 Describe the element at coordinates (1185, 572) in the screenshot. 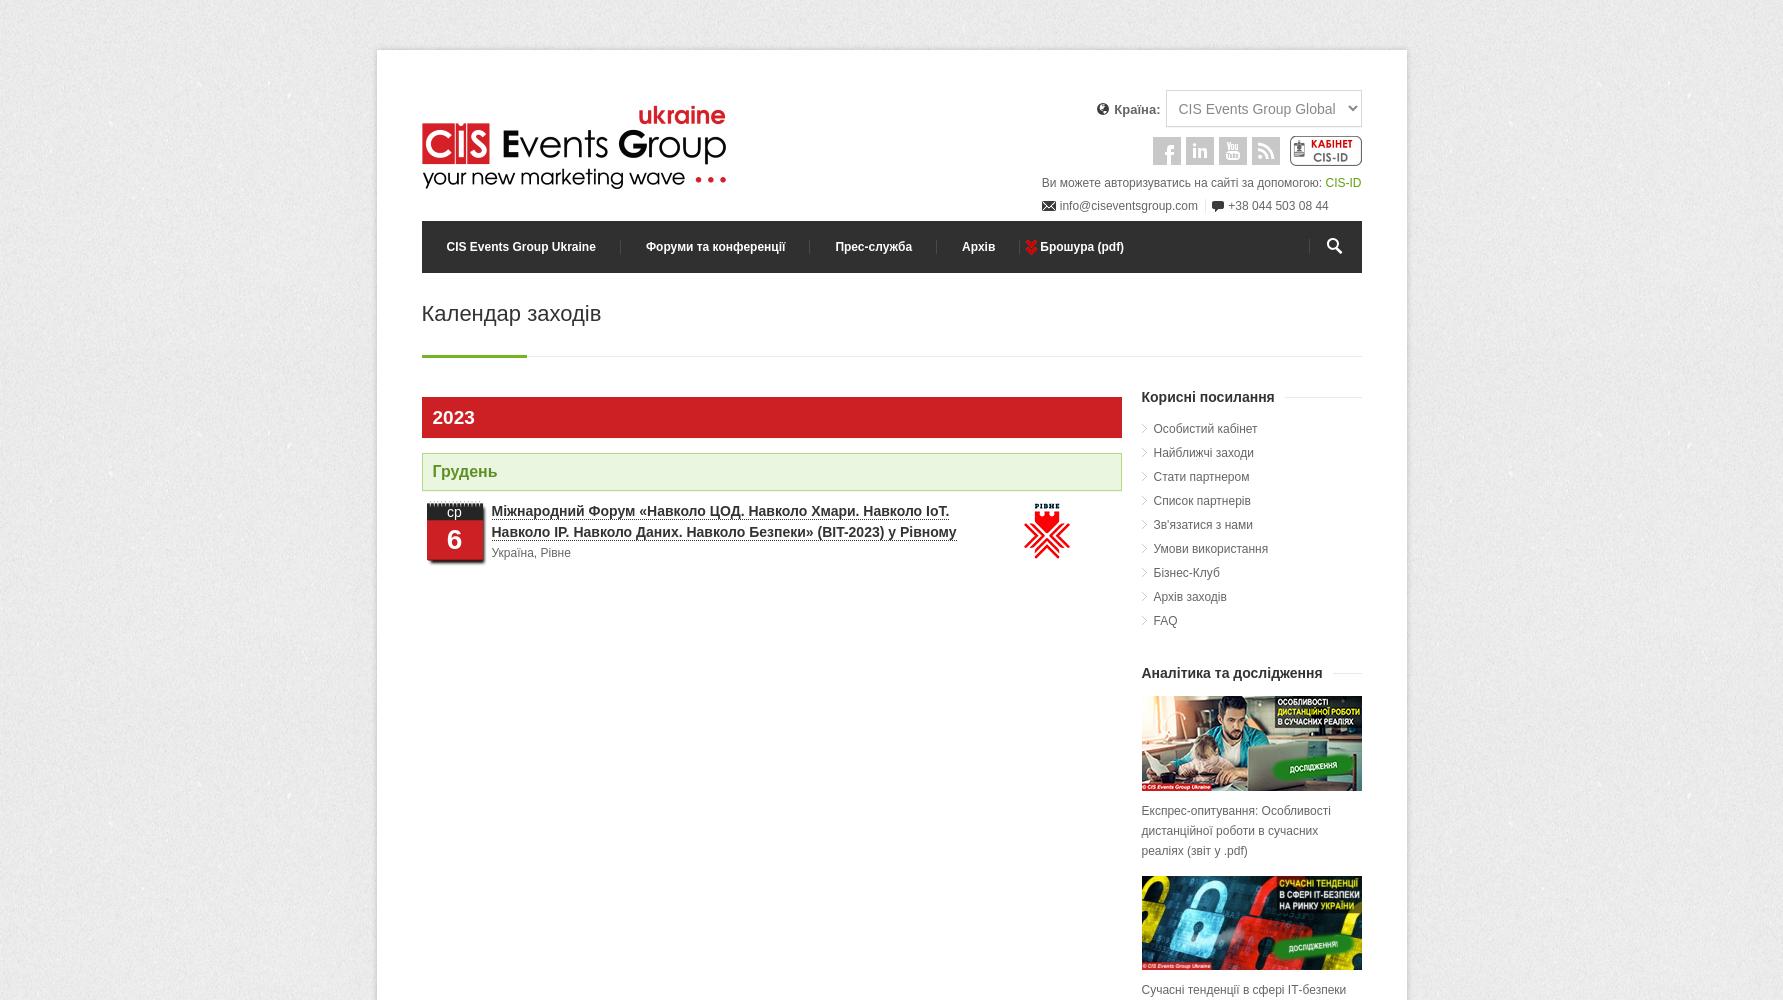

I see `'Бізнес-Клуб'` at that location.